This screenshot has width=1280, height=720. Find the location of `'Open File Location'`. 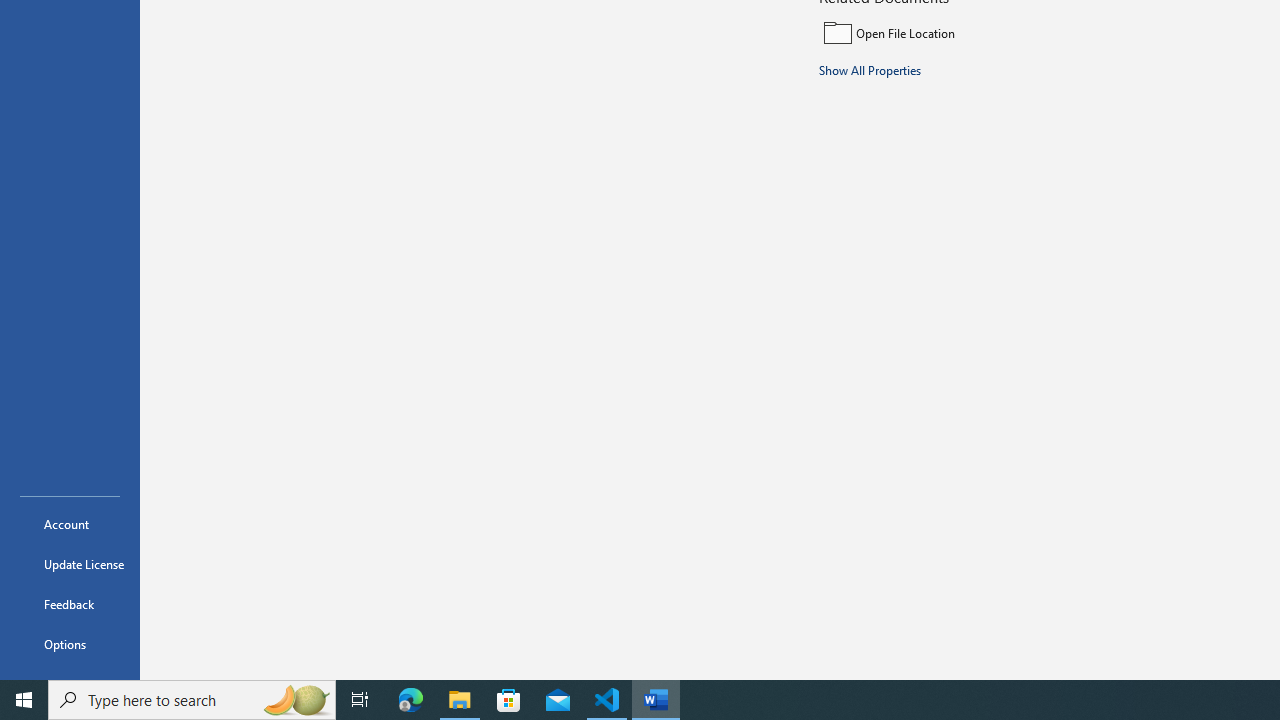

'Open File Location' is located at coordinates (952, 32).